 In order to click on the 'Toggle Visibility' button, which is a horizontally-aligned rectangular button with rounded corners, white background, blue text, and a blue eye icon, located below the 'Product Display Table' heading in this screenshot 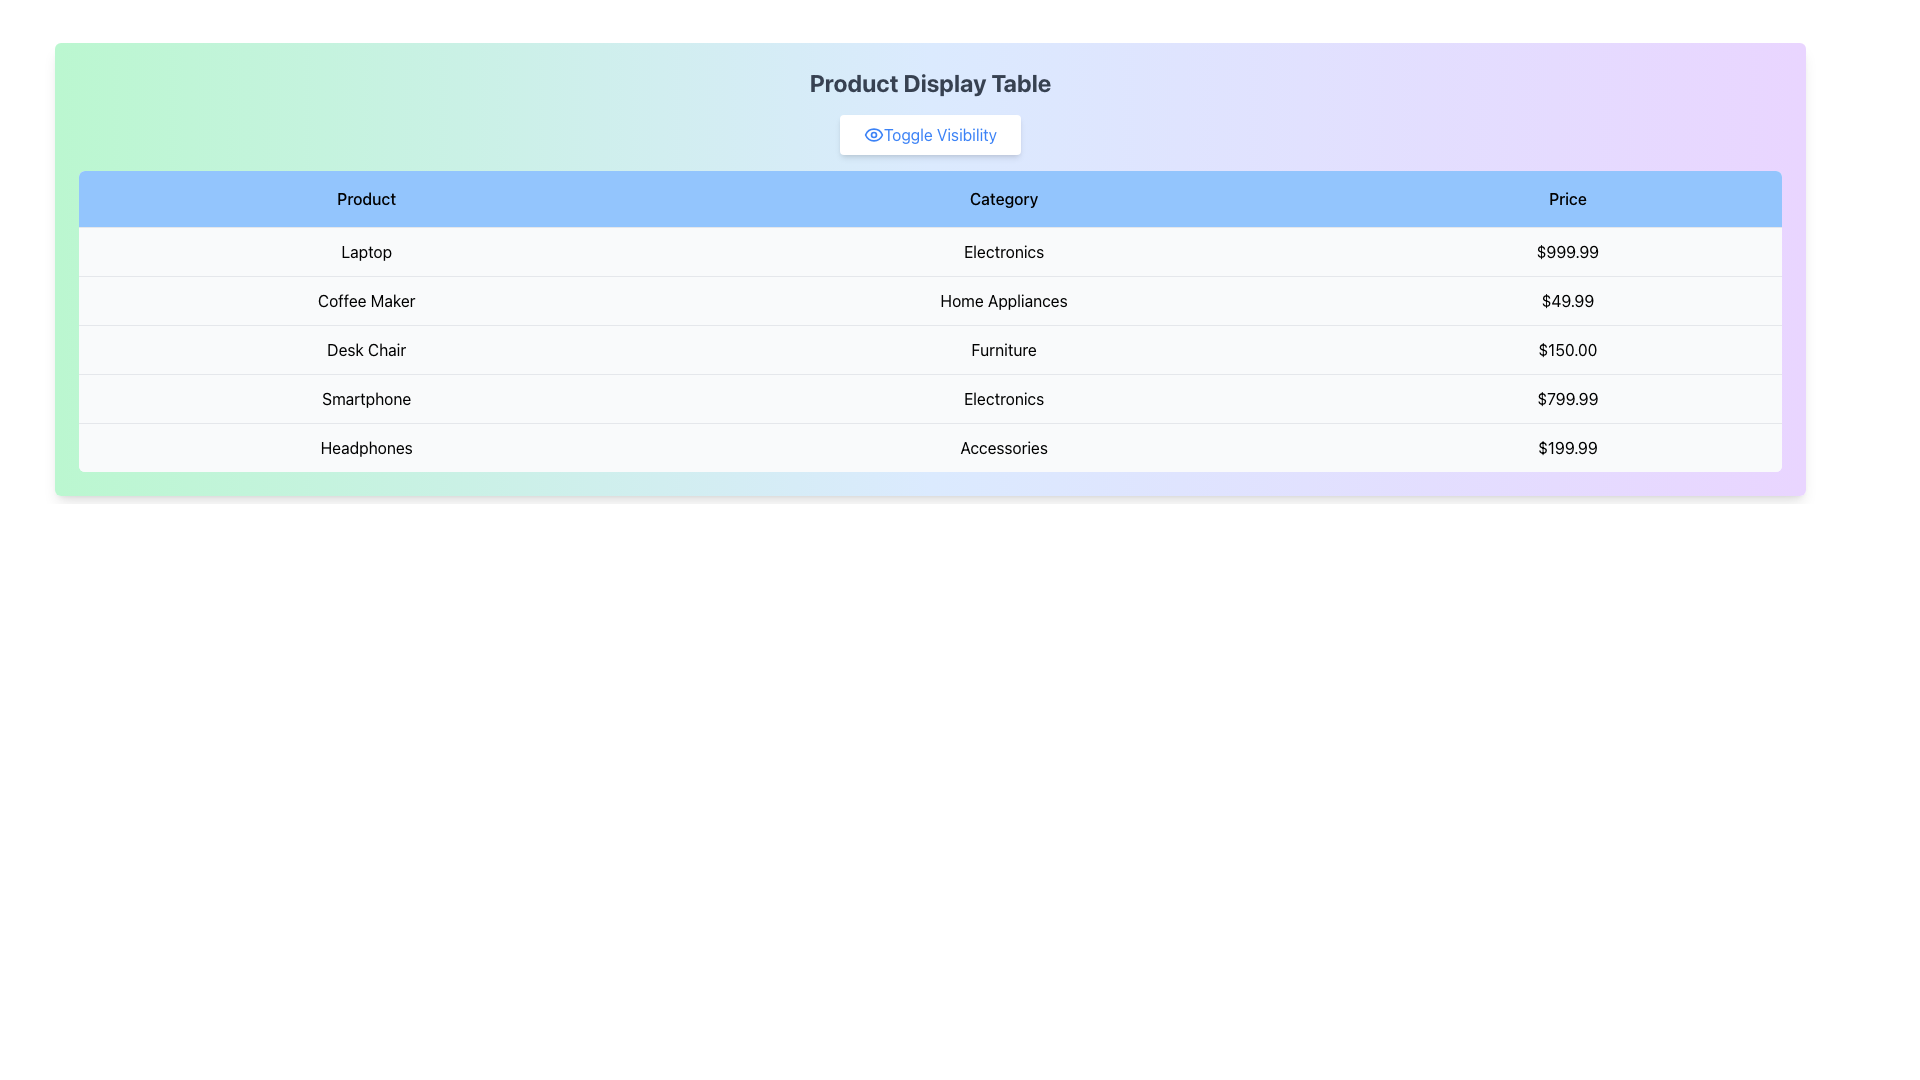, I will do `click(929, 135)`.